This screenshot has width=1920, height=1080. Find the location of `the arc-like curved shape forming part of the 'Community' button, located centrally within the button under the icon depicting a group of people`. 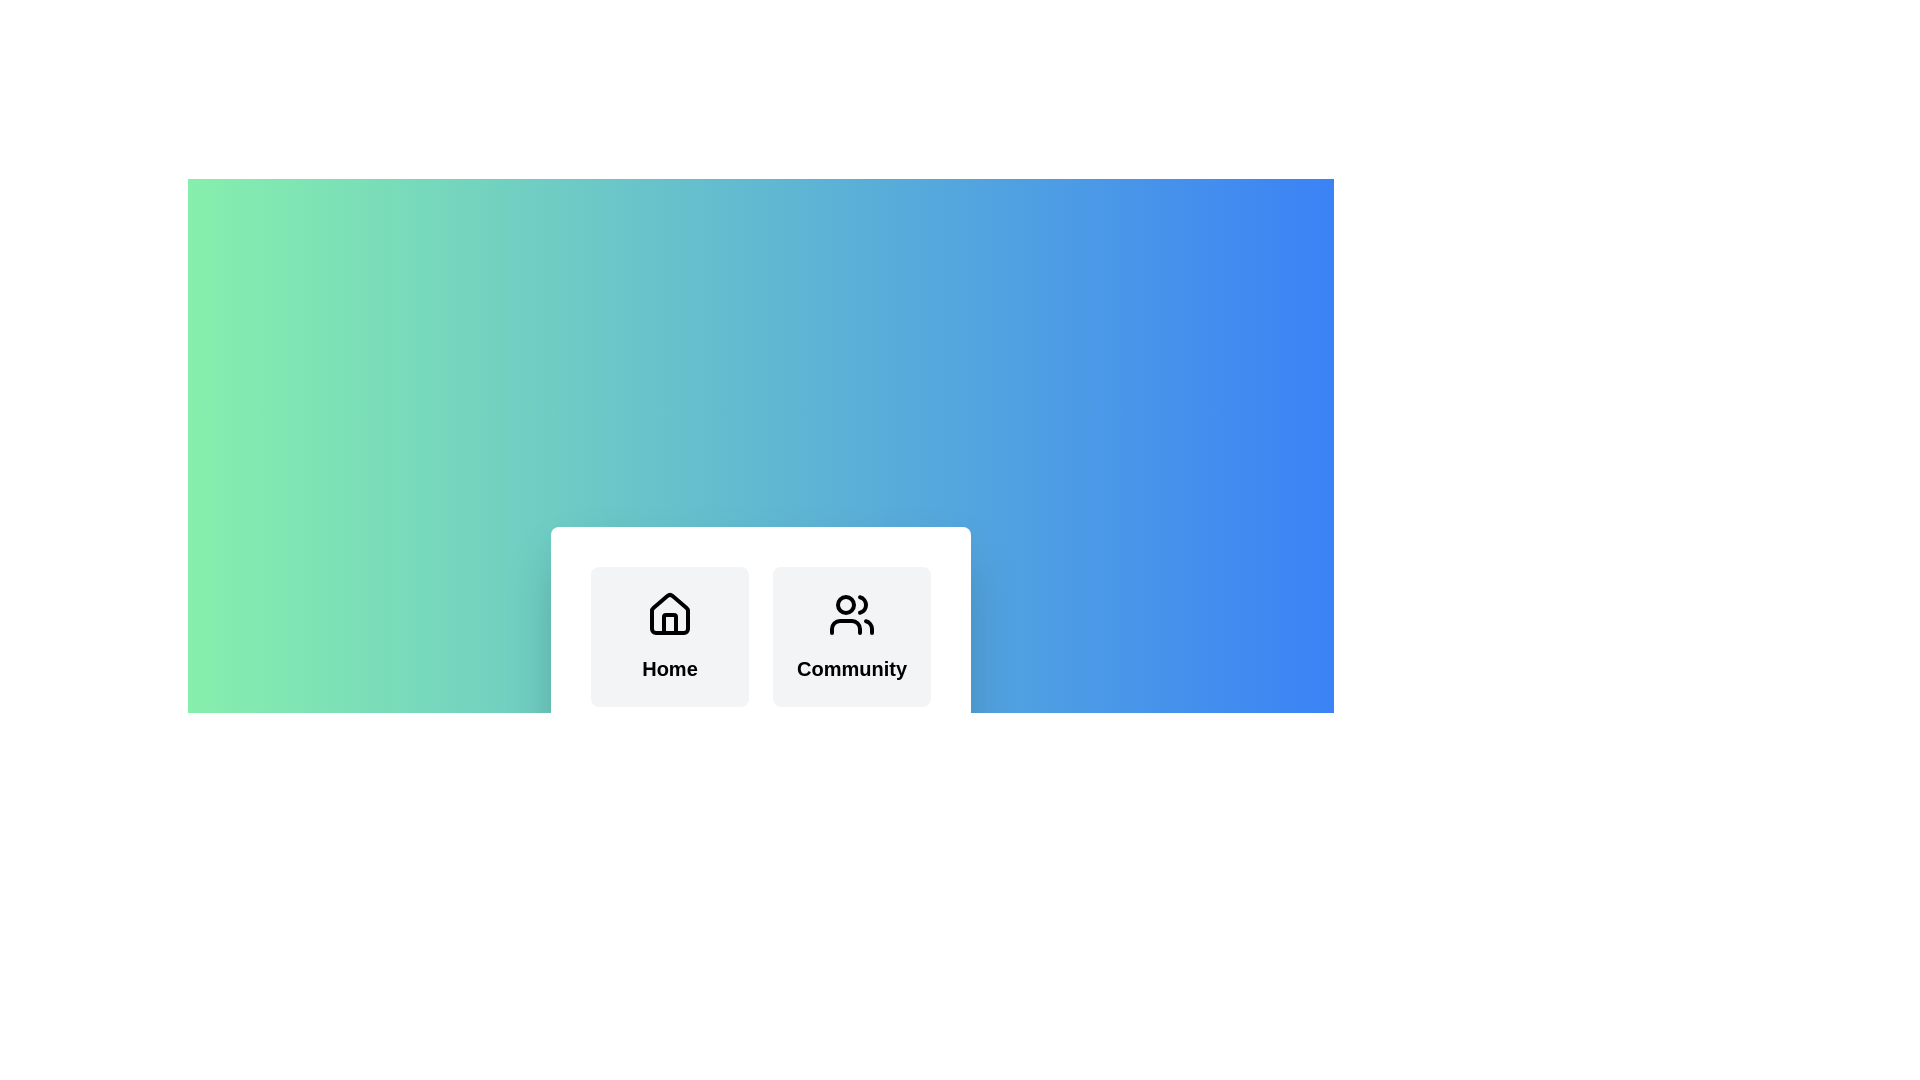

the arc-like curved shape forming part of the 'Community' button, located centrally within the button under the icon depicting a group of people is located at coordinates (845, 626).